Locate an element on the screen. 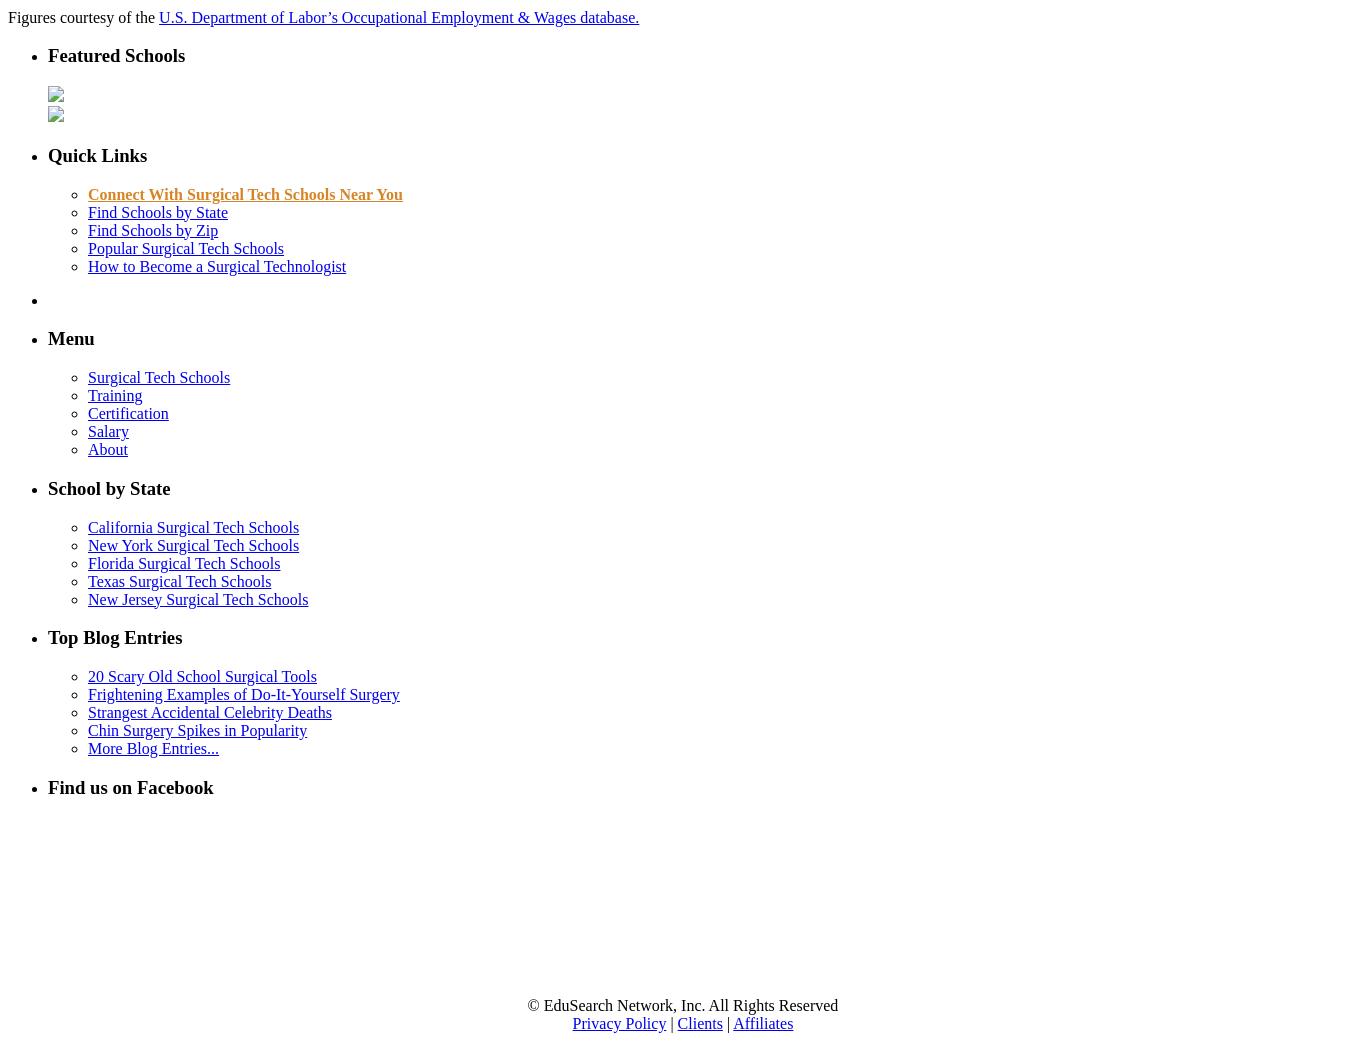 The width and height of the screenshot is (1366, 1049). 'Training' is located at coordinates (87, 395).